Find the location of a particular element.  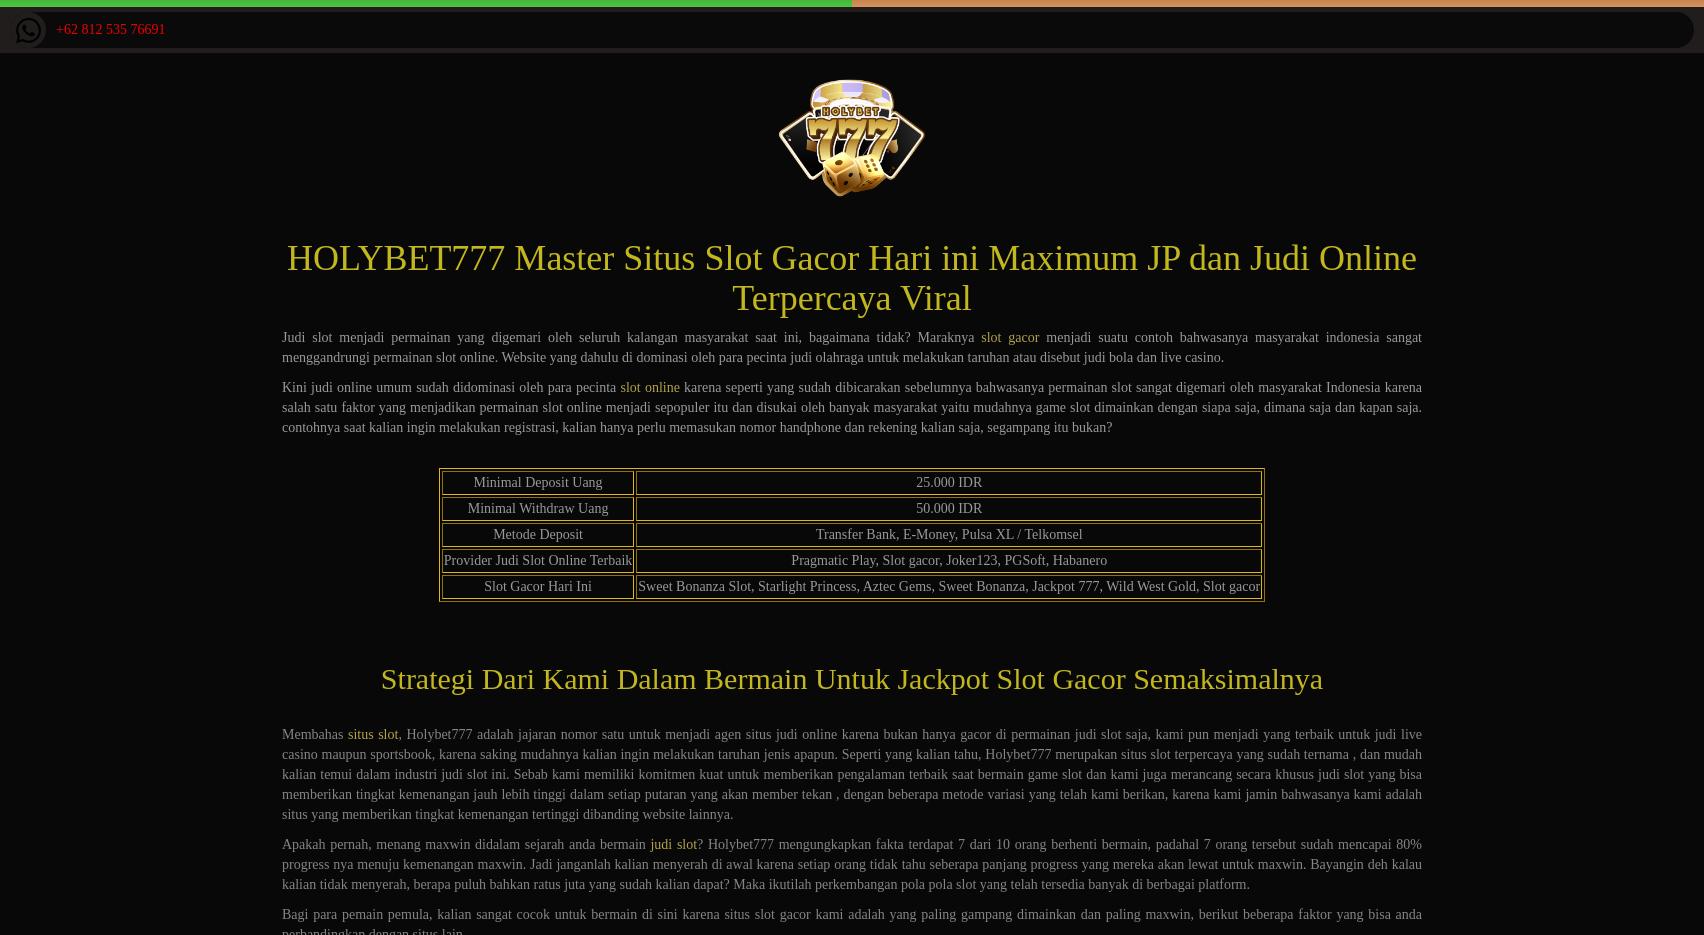

'Slot Gacor Hari Ini' is located at coordinates (537, 586).